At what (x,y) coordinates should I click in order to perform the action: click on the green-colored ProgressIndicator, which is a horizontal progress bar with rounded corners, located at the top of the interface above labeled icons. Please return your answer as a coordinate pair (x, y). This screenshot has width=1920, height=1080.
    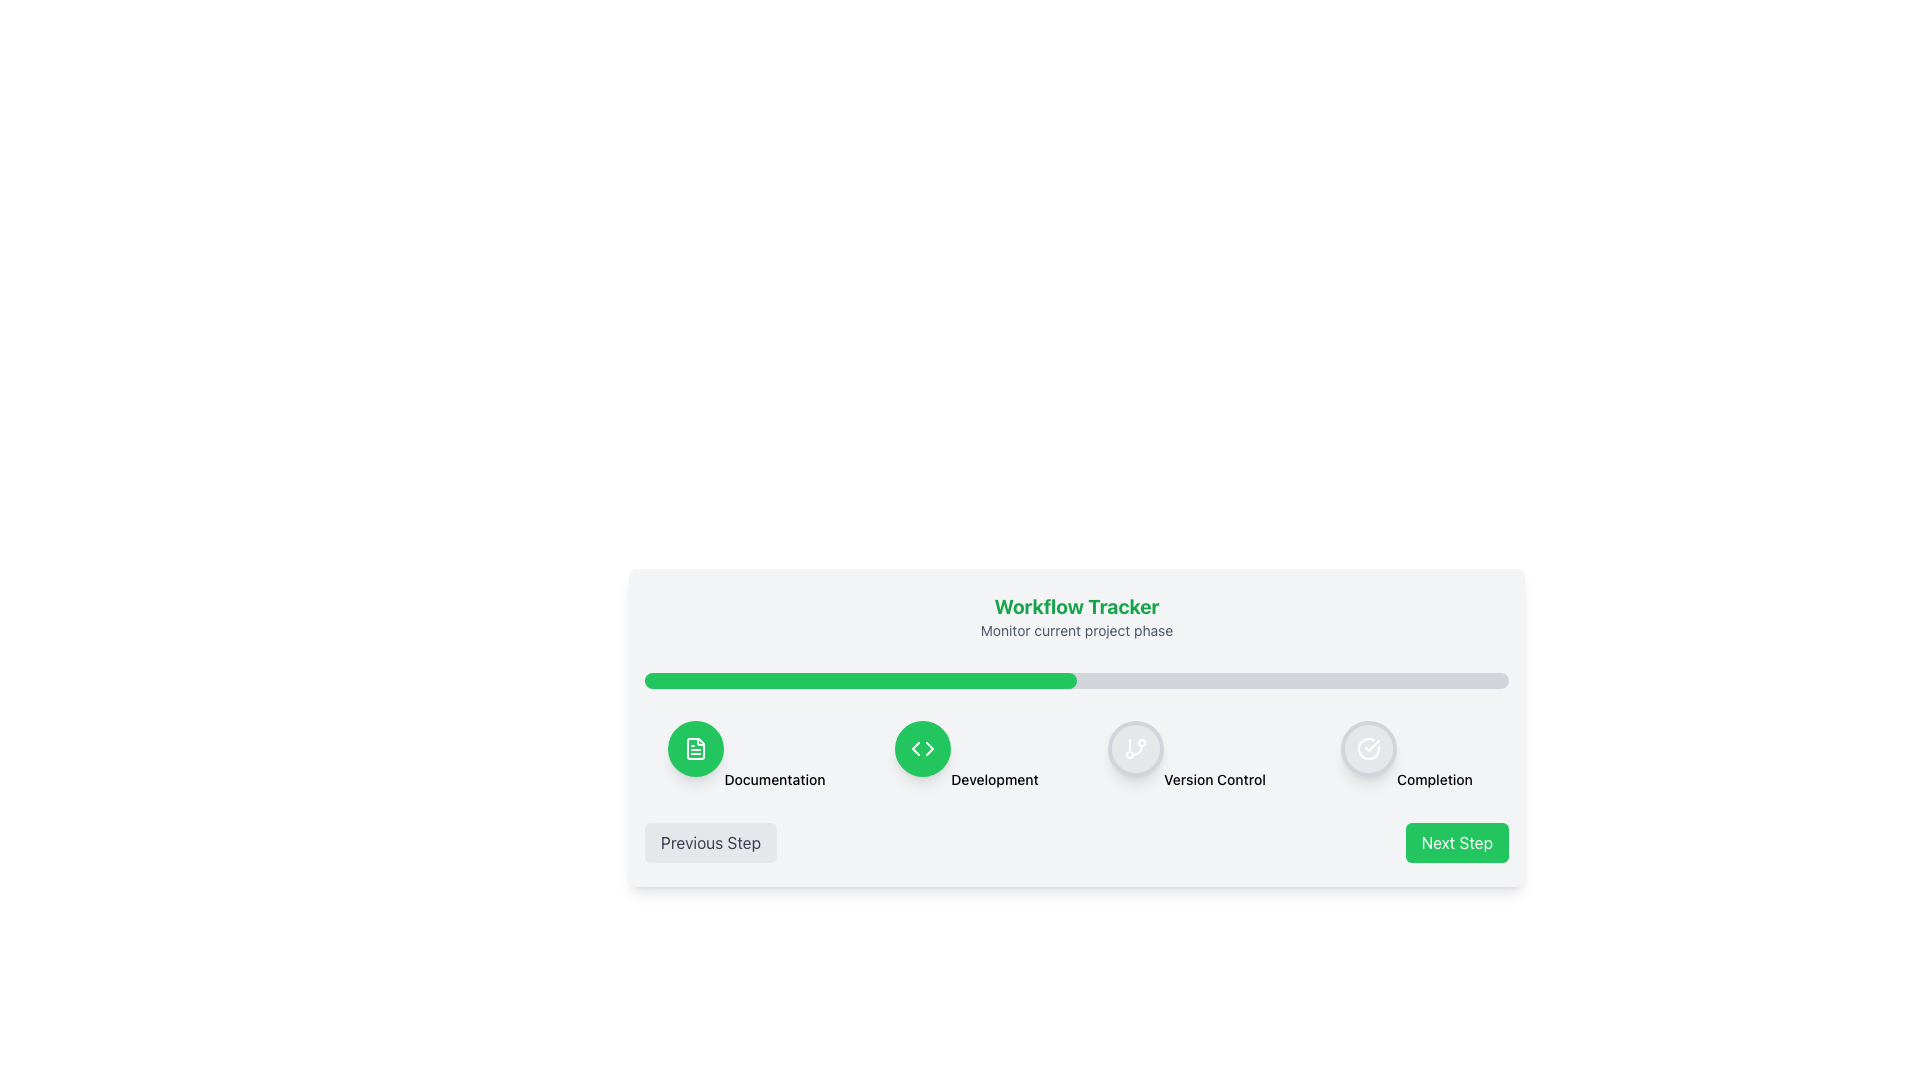
    Looking at the image, I should click on (860, 680).